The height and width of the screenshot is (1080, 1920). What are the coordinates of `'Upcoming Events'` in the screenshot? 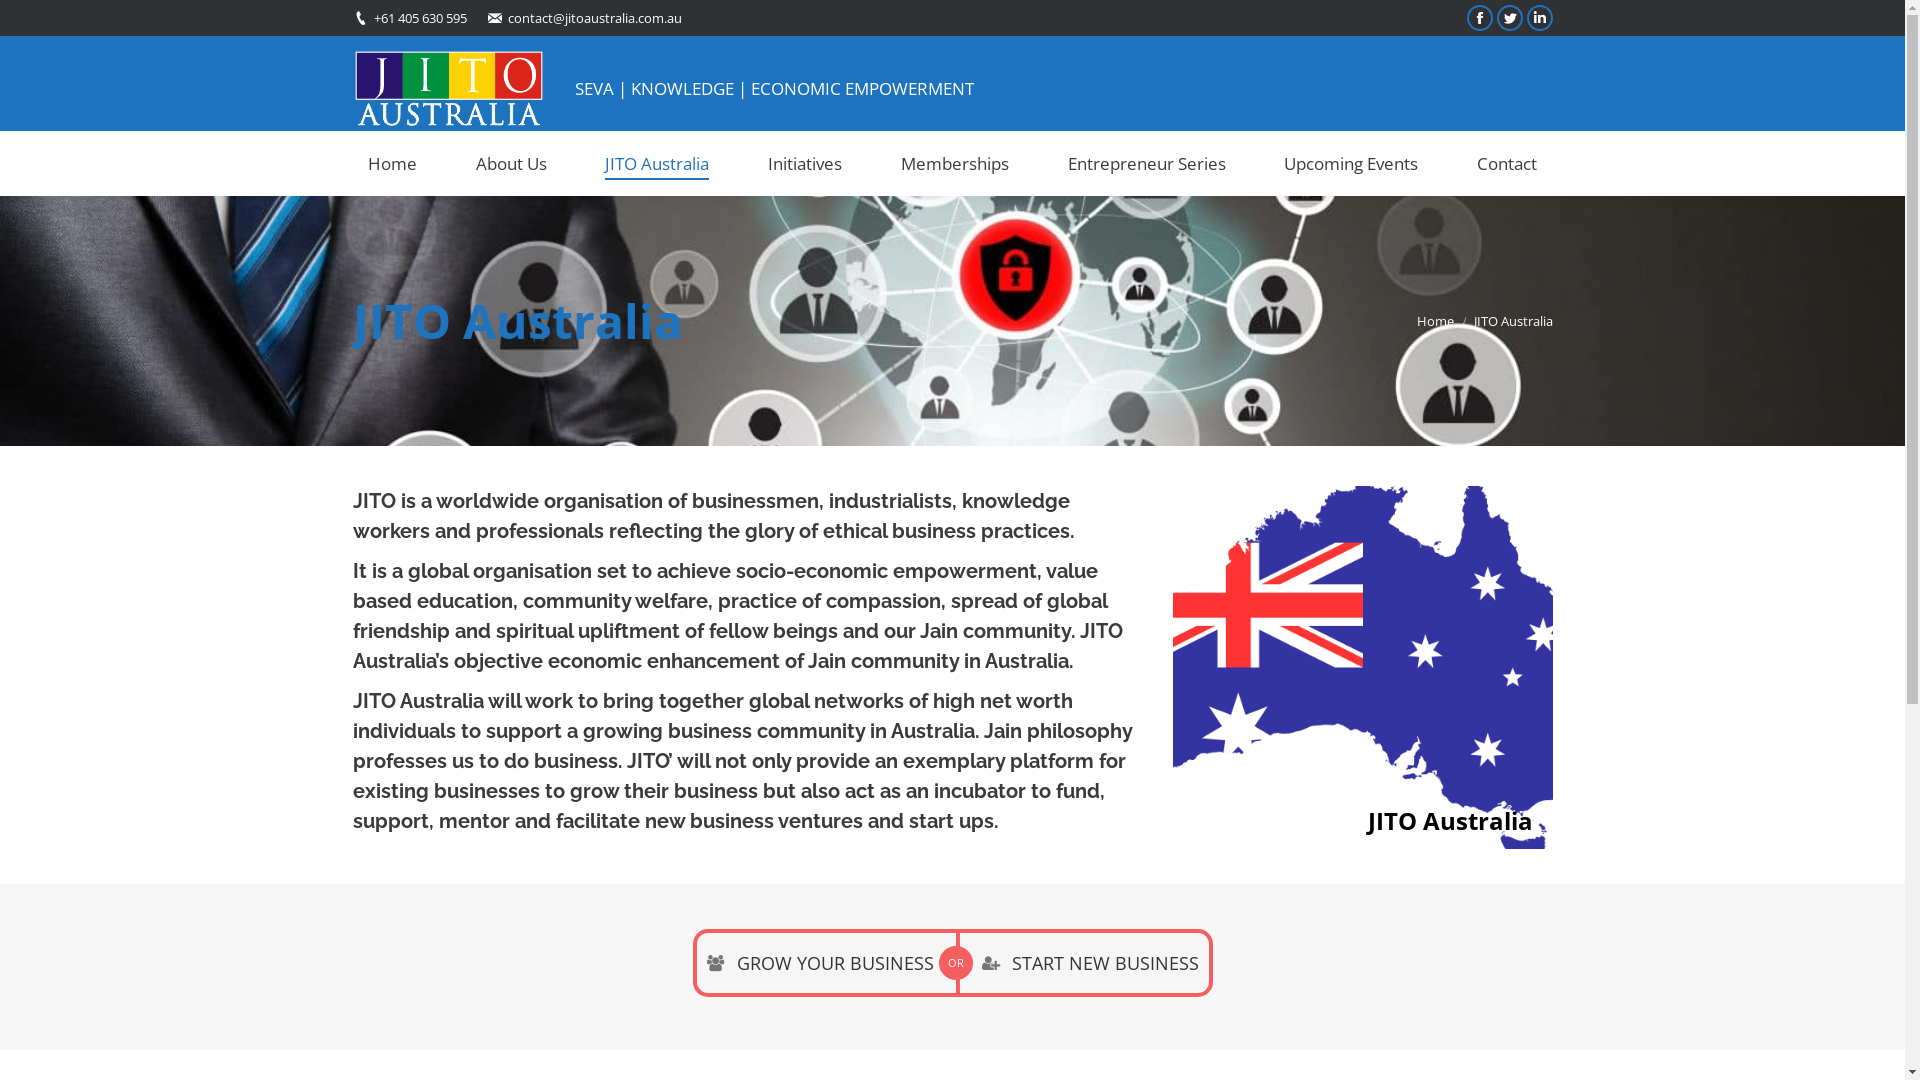 It's located at (1267, 162).